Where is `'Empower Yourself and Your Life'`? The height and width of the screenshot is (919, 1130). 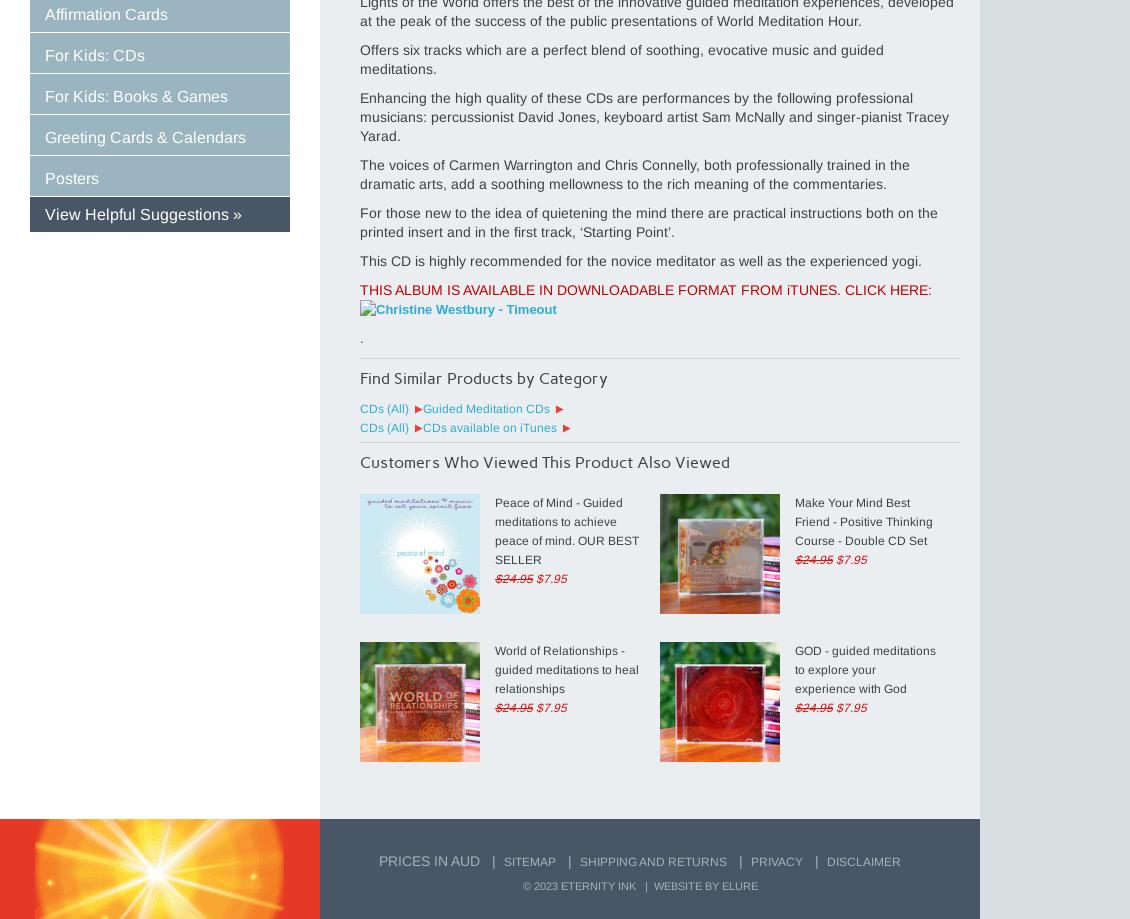
'Empower Yourself and Your Life' is located at coordinates (164, 303).